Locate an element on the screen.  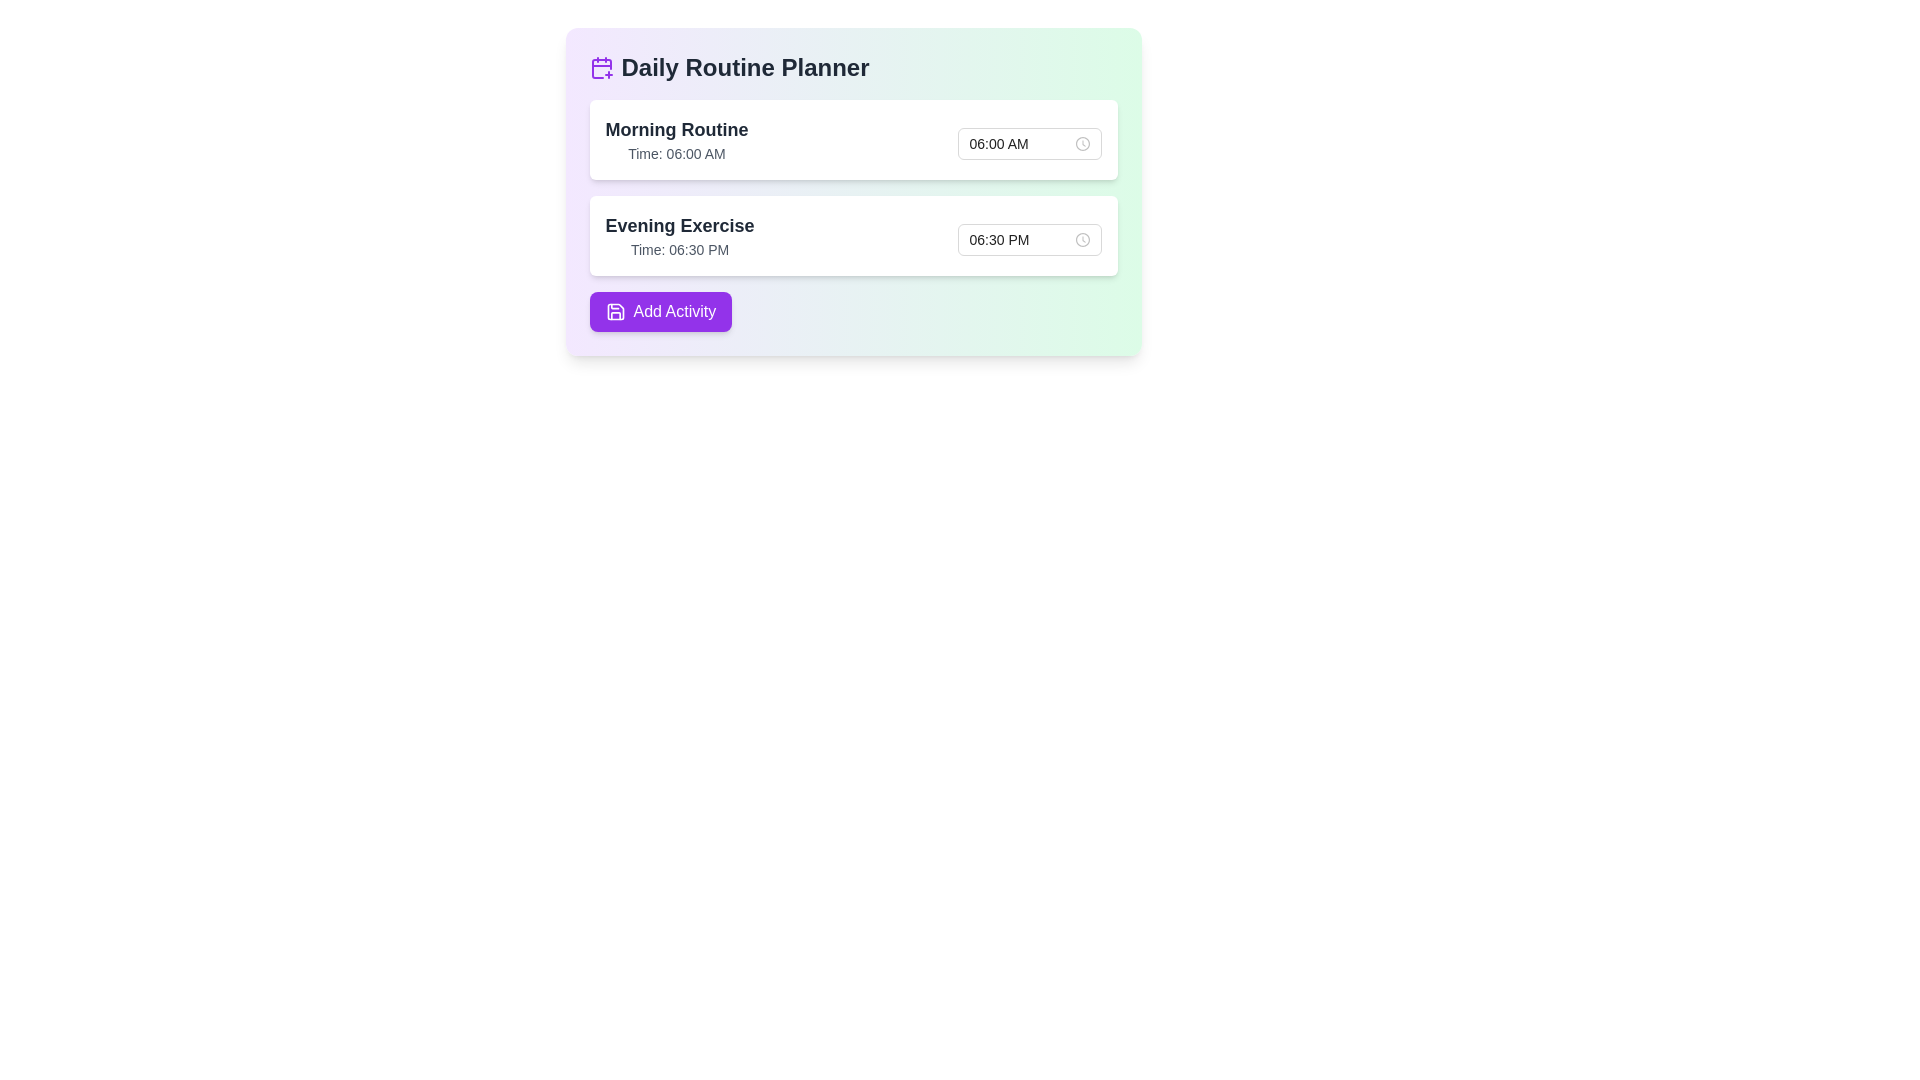
text snippet that states 'Time: 06:00 AM', styled in gray color, located below the 'Morning Routine' header in the upper-left card of the interface is located at coordinates (676, 153).